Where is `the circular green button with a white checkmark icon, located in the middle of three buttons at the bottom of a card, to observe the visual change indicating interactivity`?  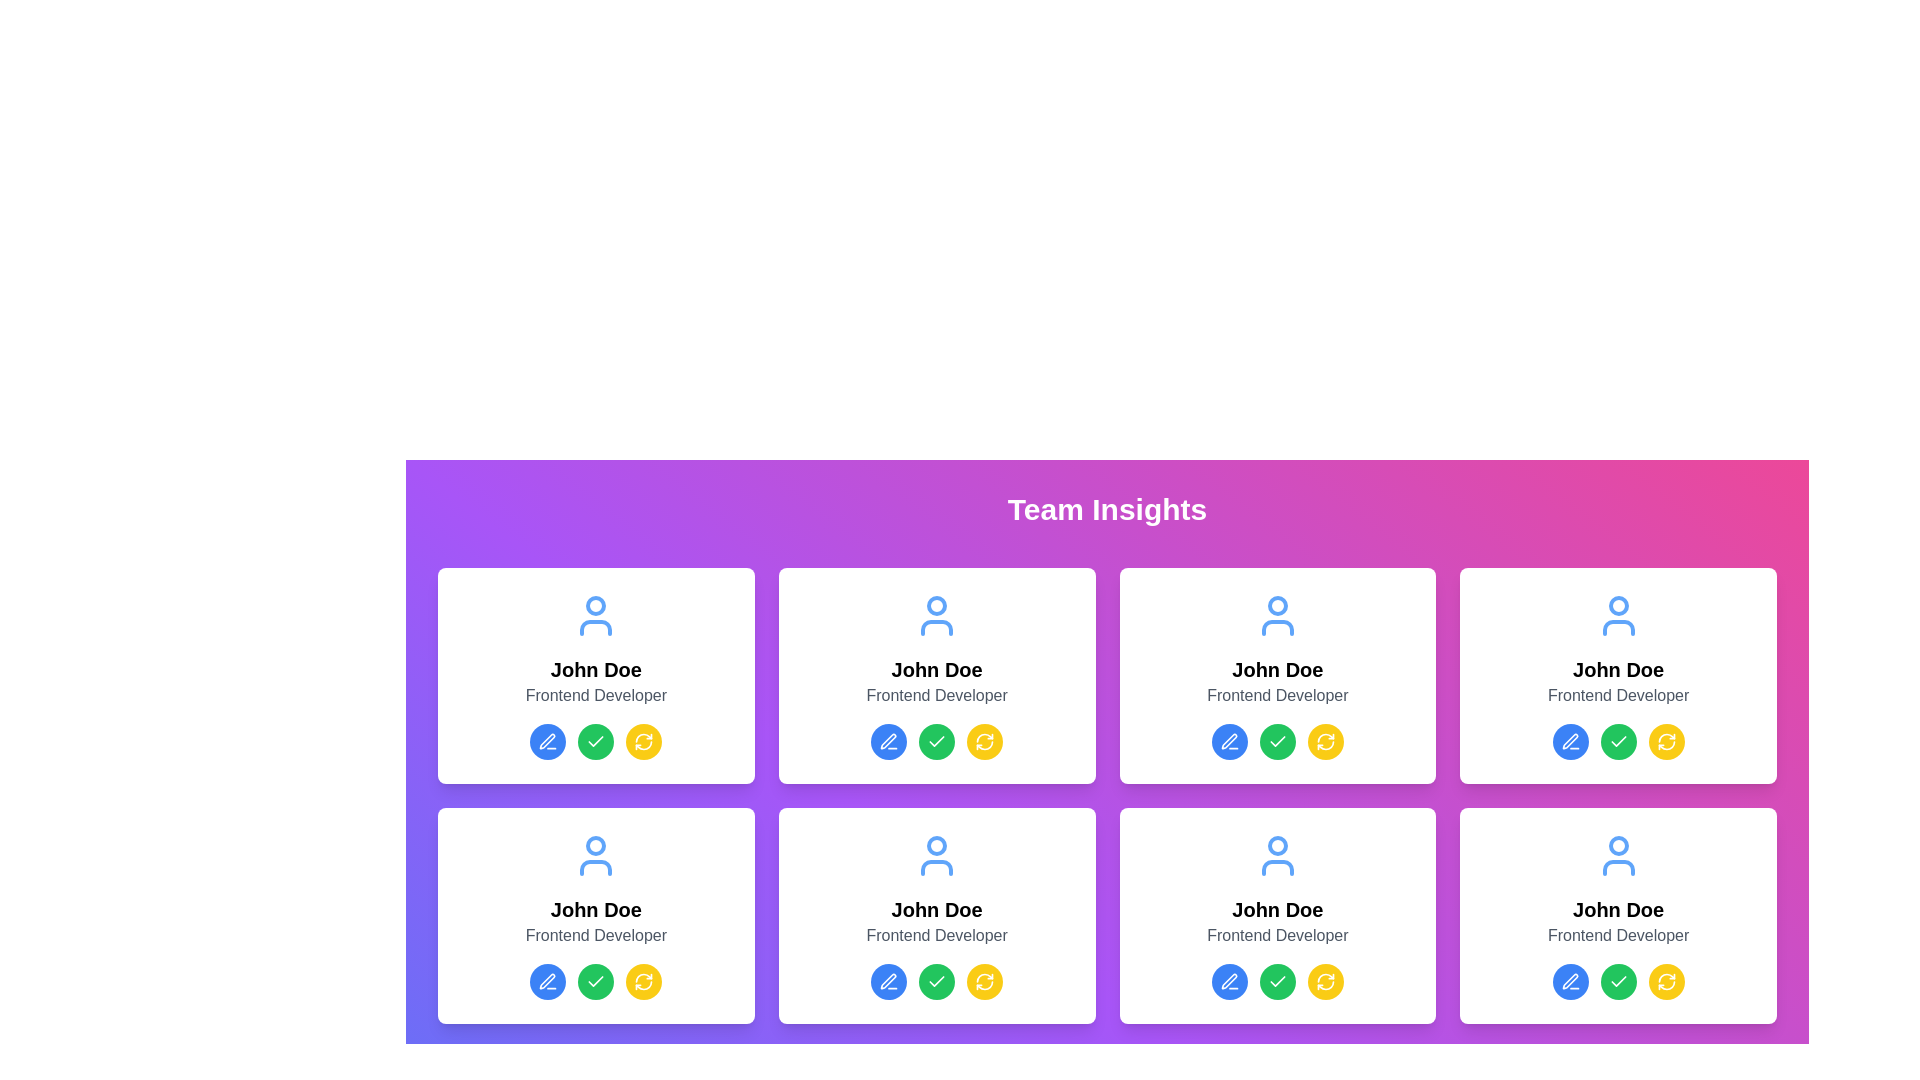 the circular green button with a white checkmark icon, located in the middle of three buttons at the bottom of a card, to observe the visual change indicating interactivity is located at coordinates (936, 981).